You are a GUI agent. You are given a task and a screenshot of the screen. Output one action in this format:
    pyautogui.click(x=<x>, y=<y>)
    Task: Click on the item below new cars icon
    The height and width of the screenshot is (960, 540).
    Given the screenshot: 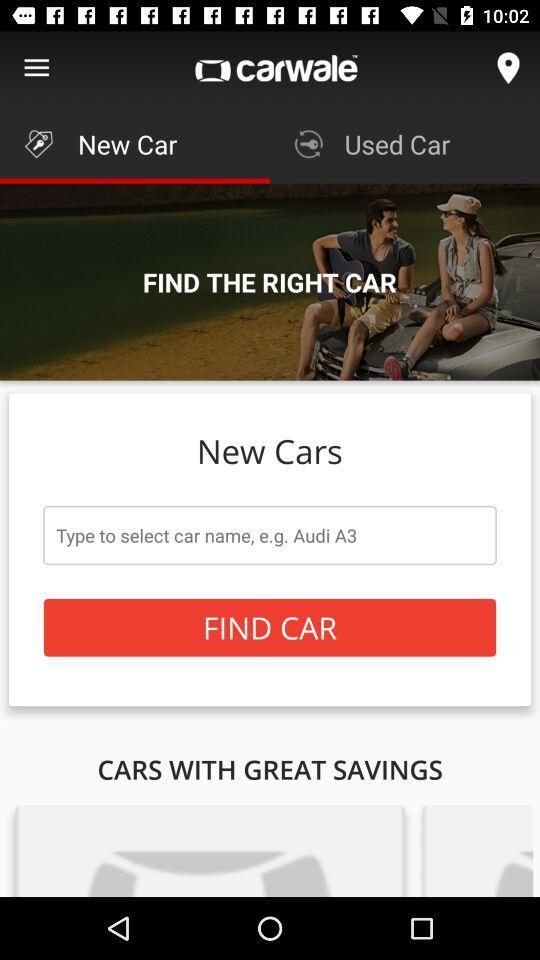 What is the action you would take?
    pyautogui.click(x=270, y=534)
    